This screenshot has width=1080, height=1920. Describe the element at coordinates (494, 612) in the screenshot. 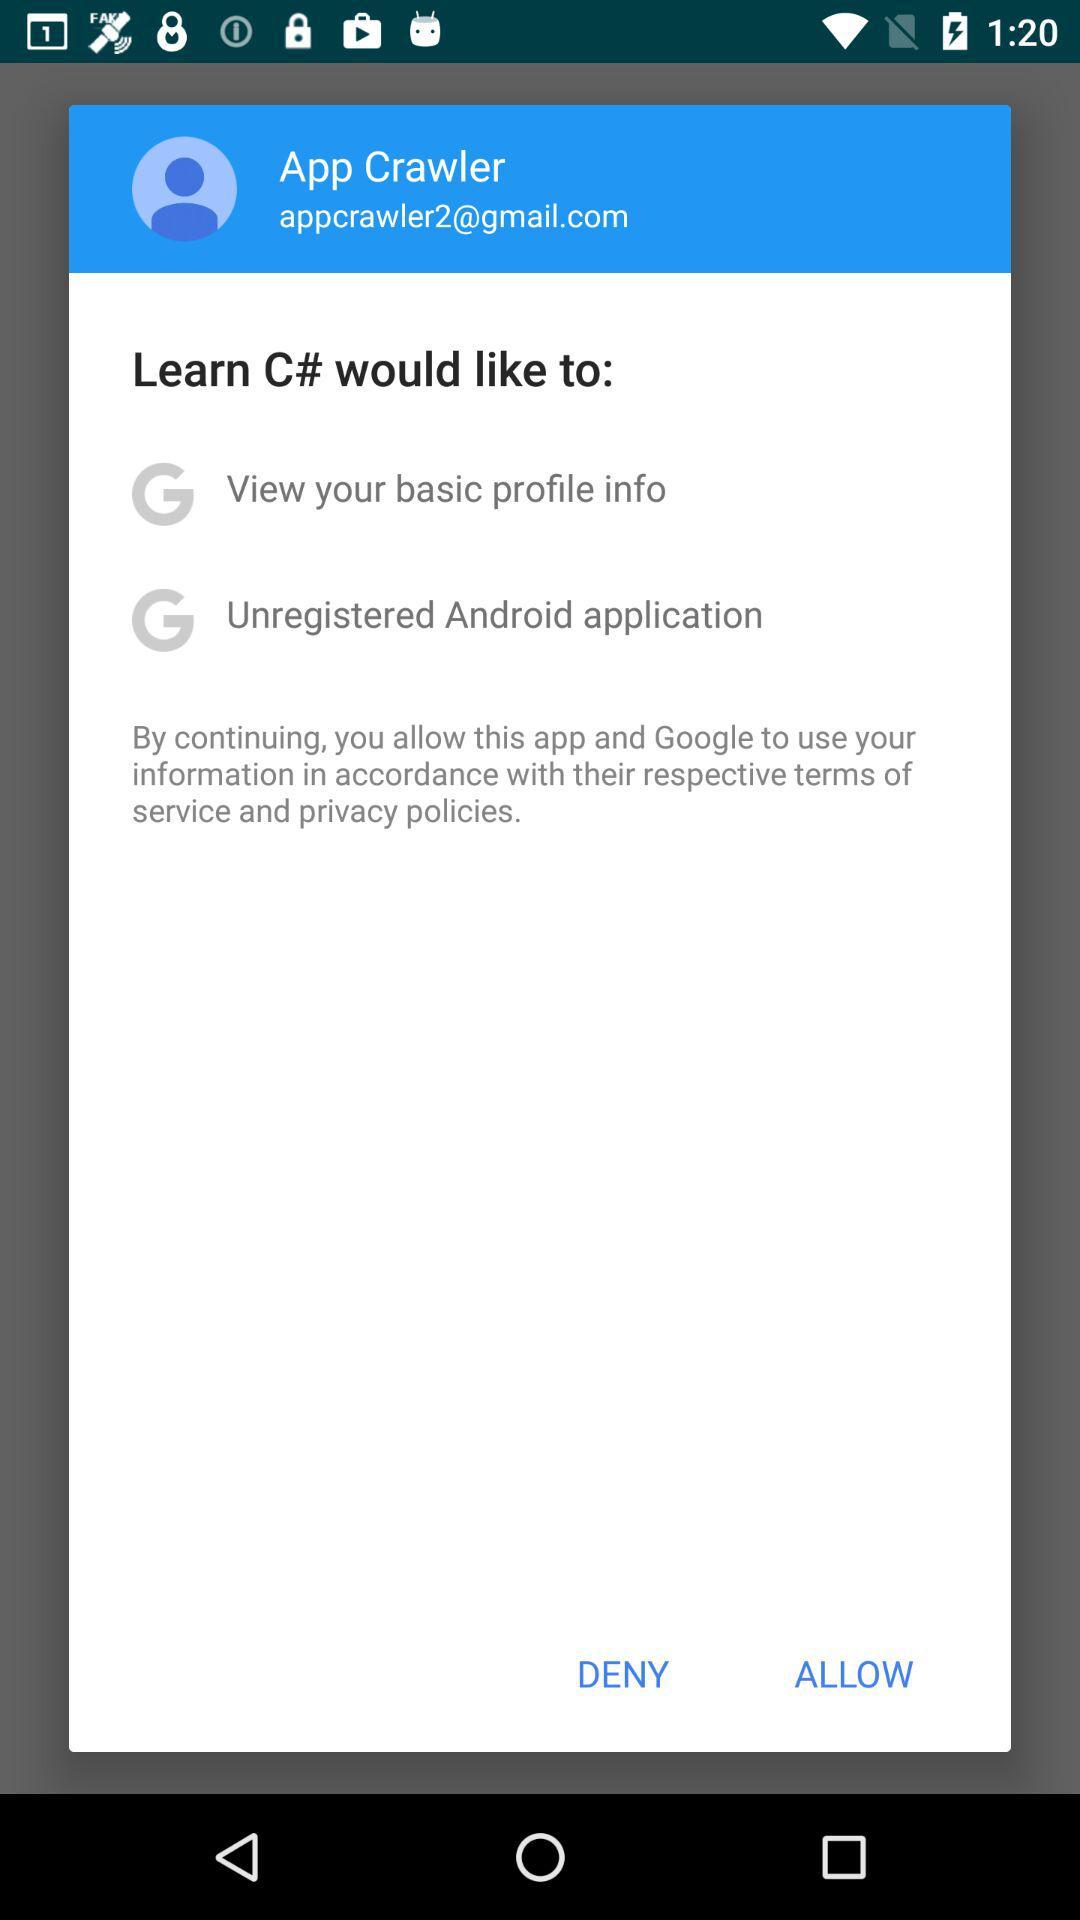

I see `the unregistered android application icon` at that location.